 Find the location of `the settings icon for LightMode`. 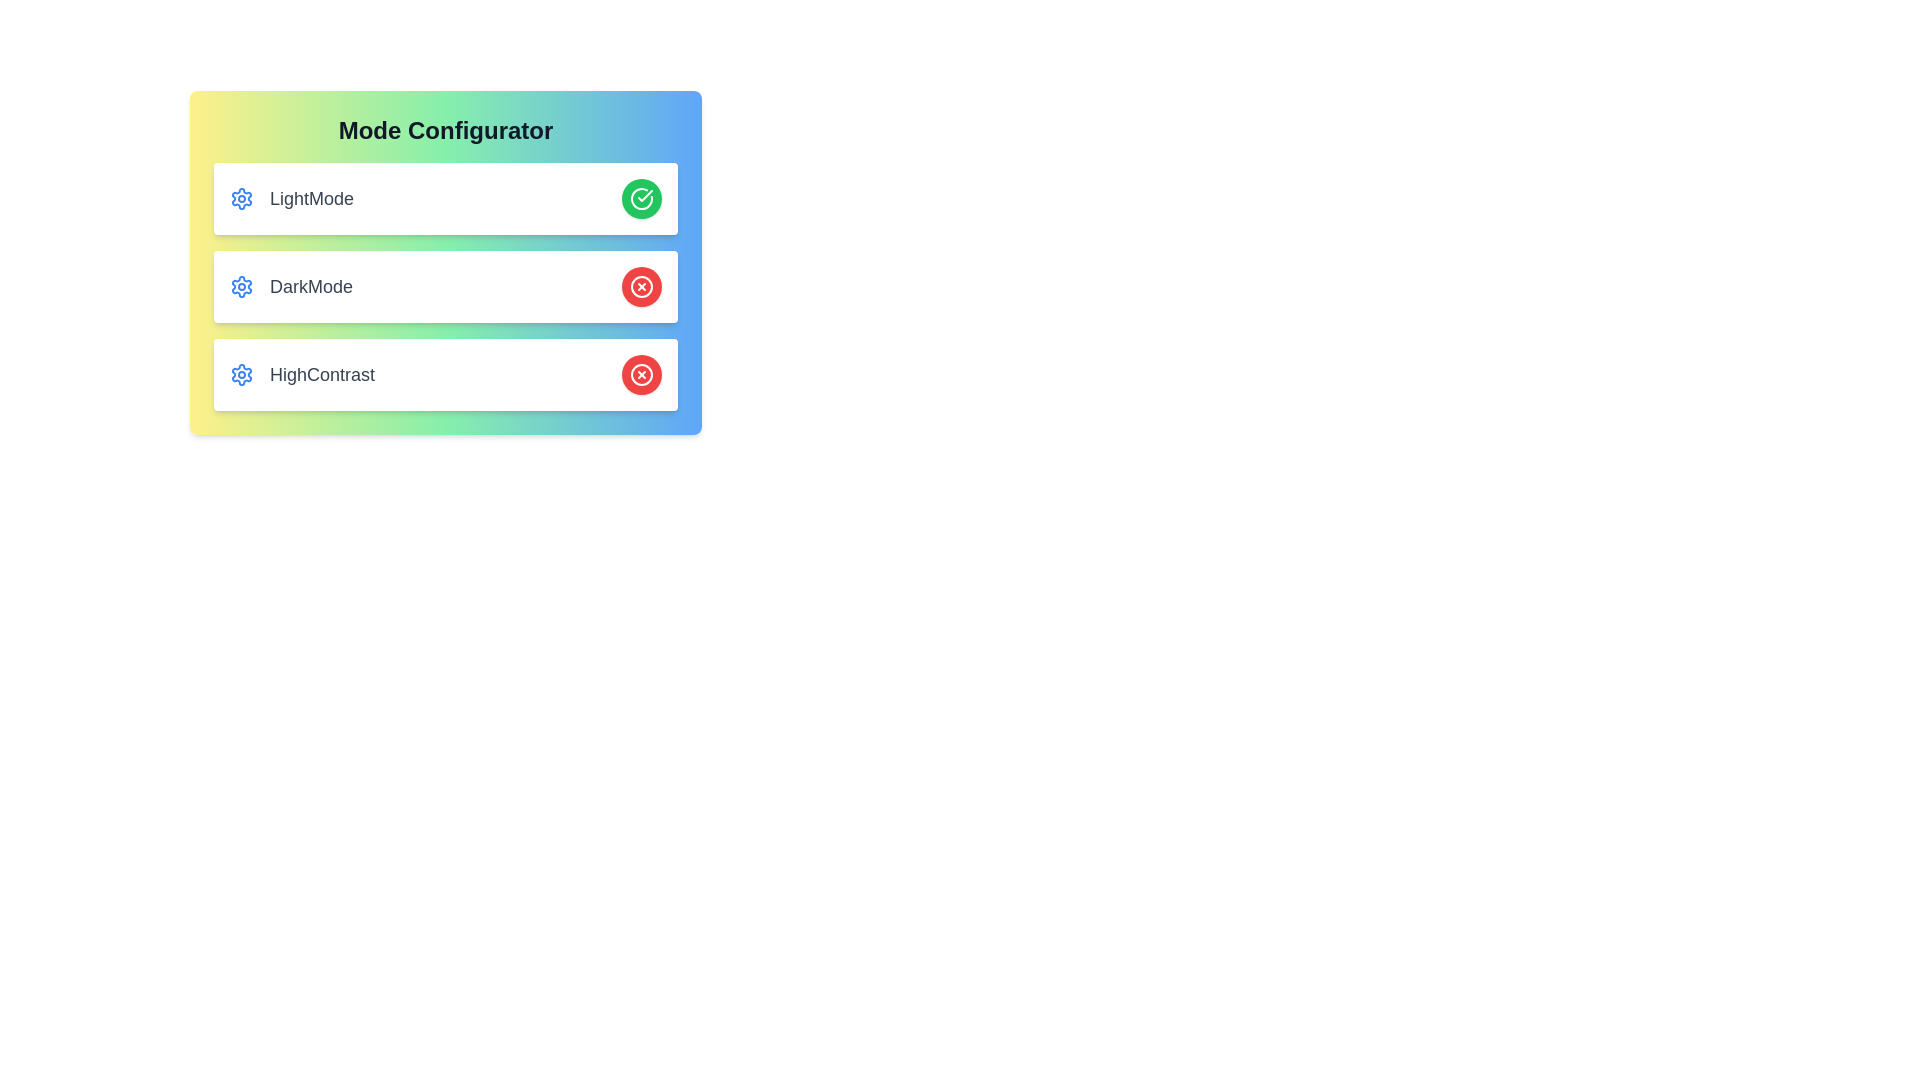

the settings icon for LightMode is located at coordinates (240, 199).